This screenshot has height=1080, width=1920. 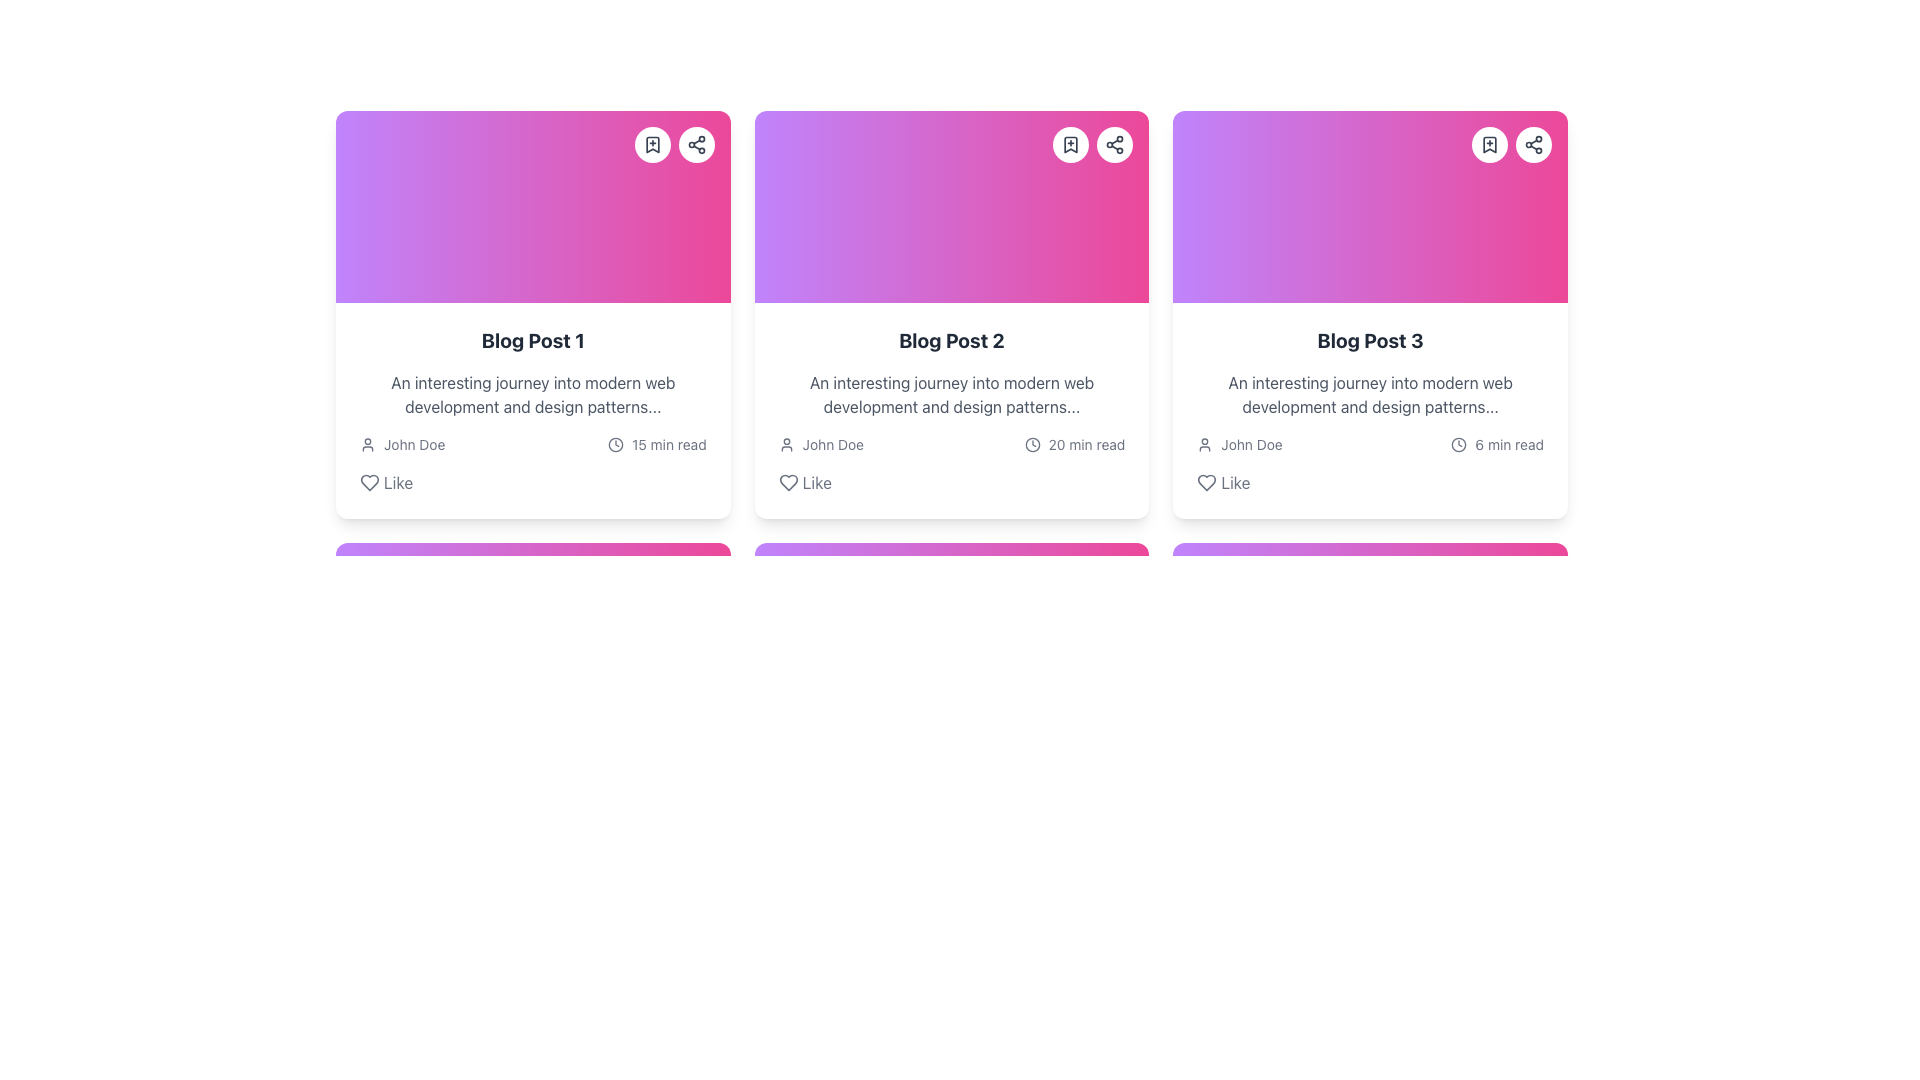 What do you see at coordinates (533, 207) in the screenshot?
I see `the decorative banner at the top of the first blog post card, which features a gradient background from purple to pink and is located above the title 'Blog Post 1'` at bounding box center [533, 207].